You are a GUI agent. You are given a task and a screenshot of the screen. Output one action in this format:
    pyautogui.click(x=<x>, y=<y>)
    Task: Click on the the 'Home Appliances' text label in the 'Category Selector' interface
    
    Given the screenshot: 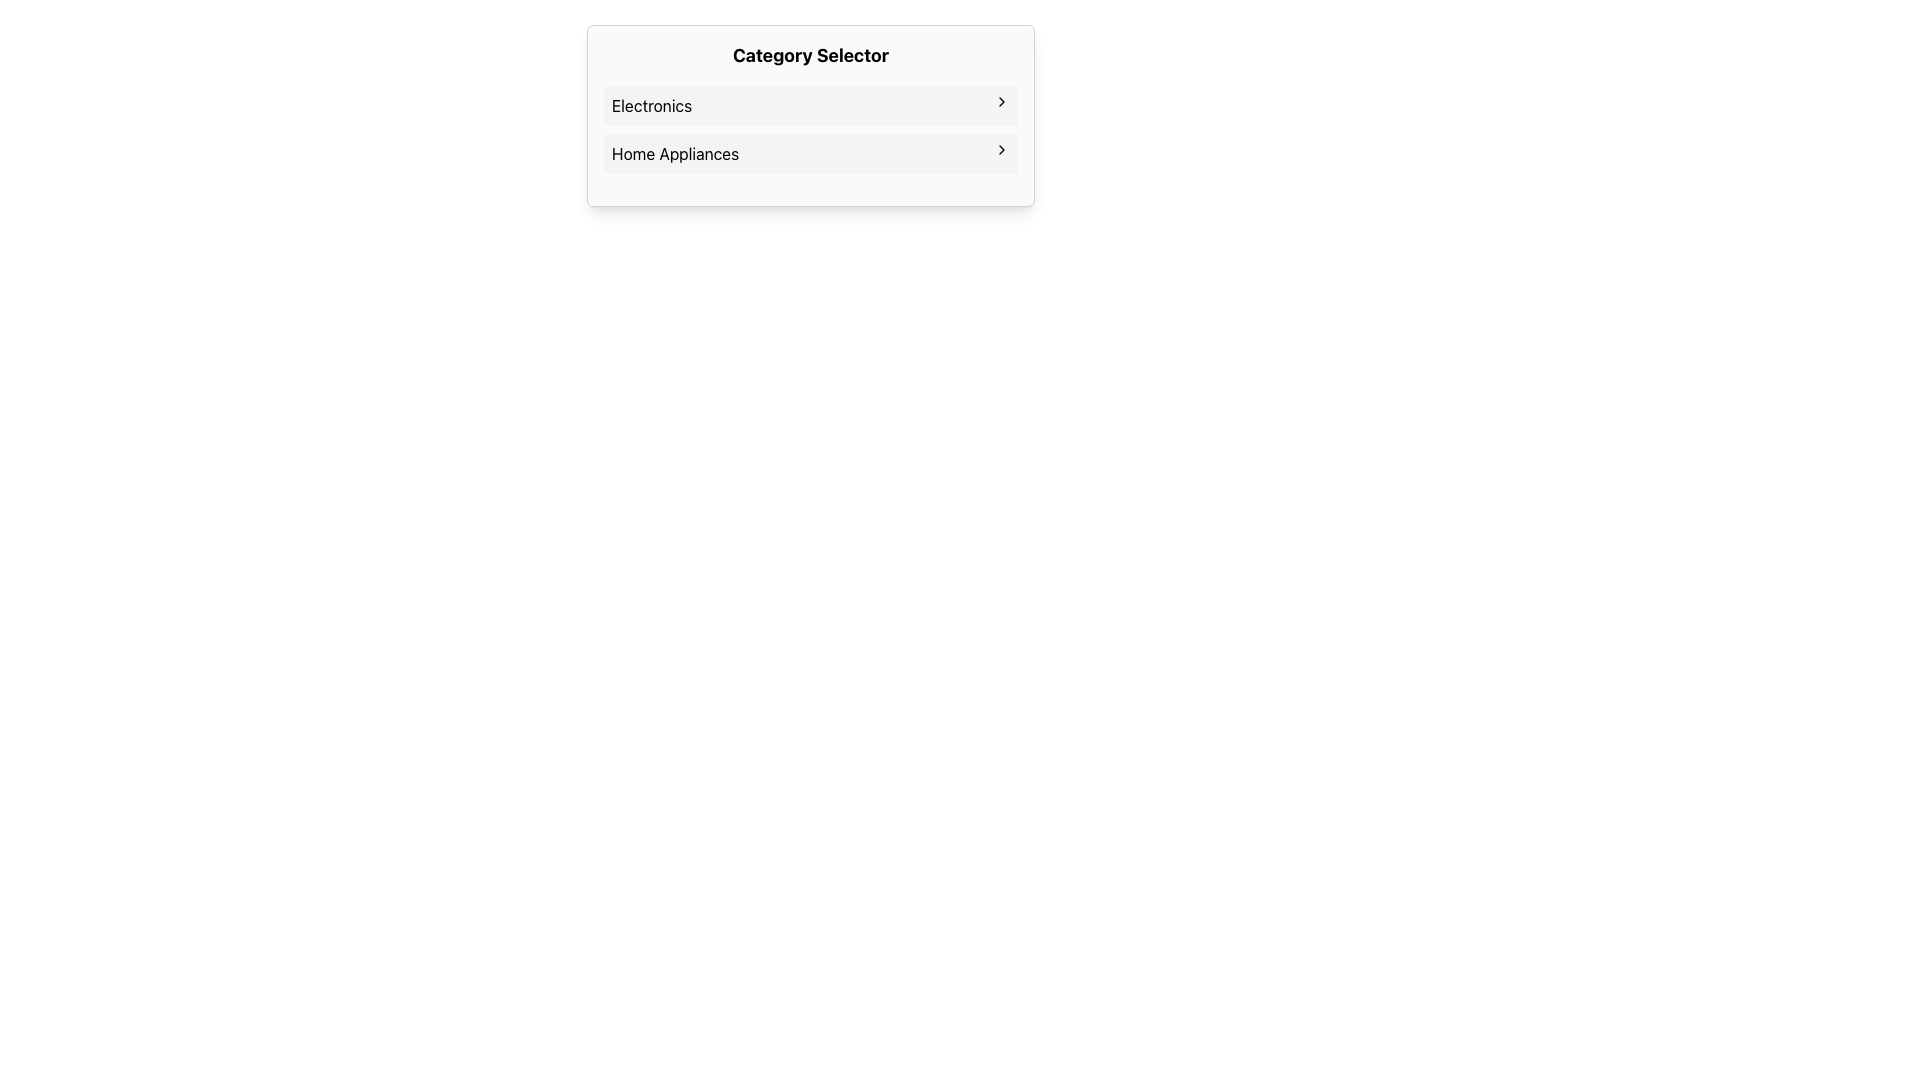 What is the action you would take?
    pyautogui.click(x=675, y=153)
    